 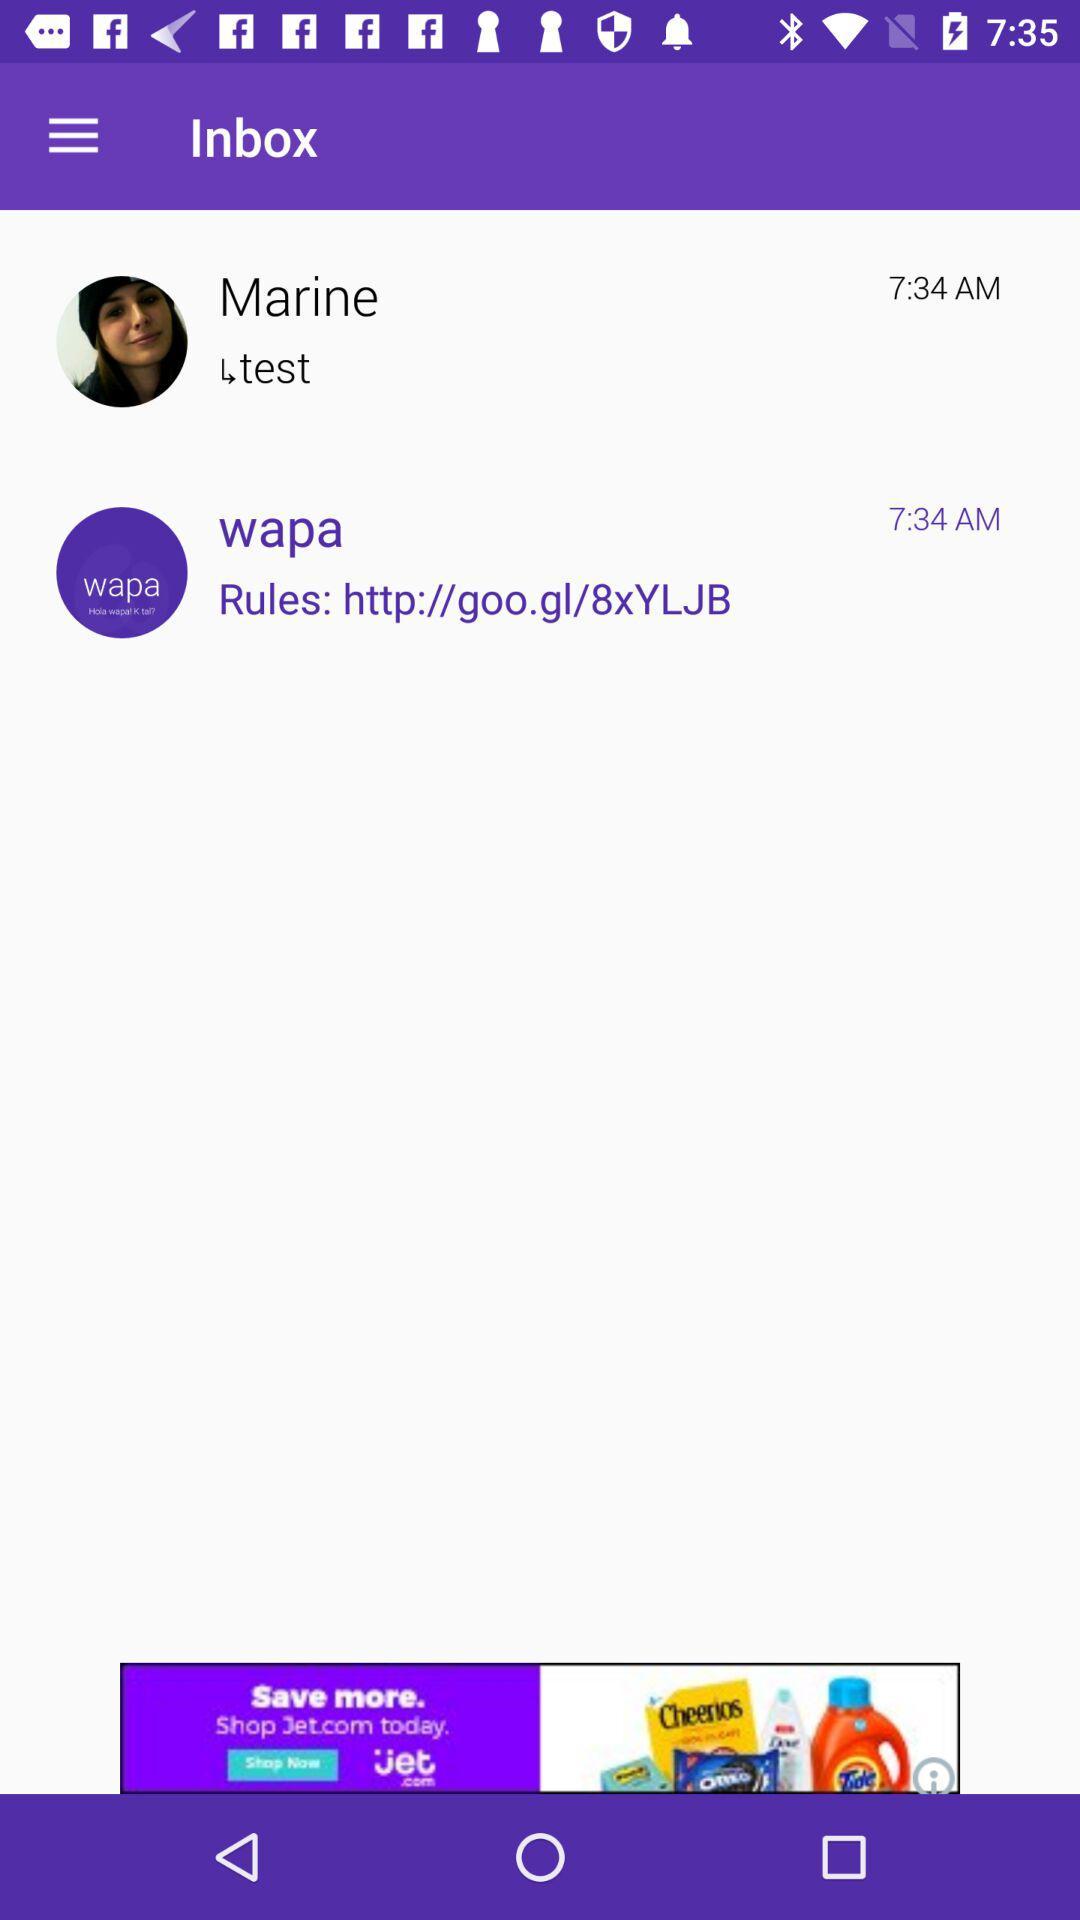 What do you see at coordinates (121, 341) in the screenshot?
I see `image` at bounding box center [121, 341].